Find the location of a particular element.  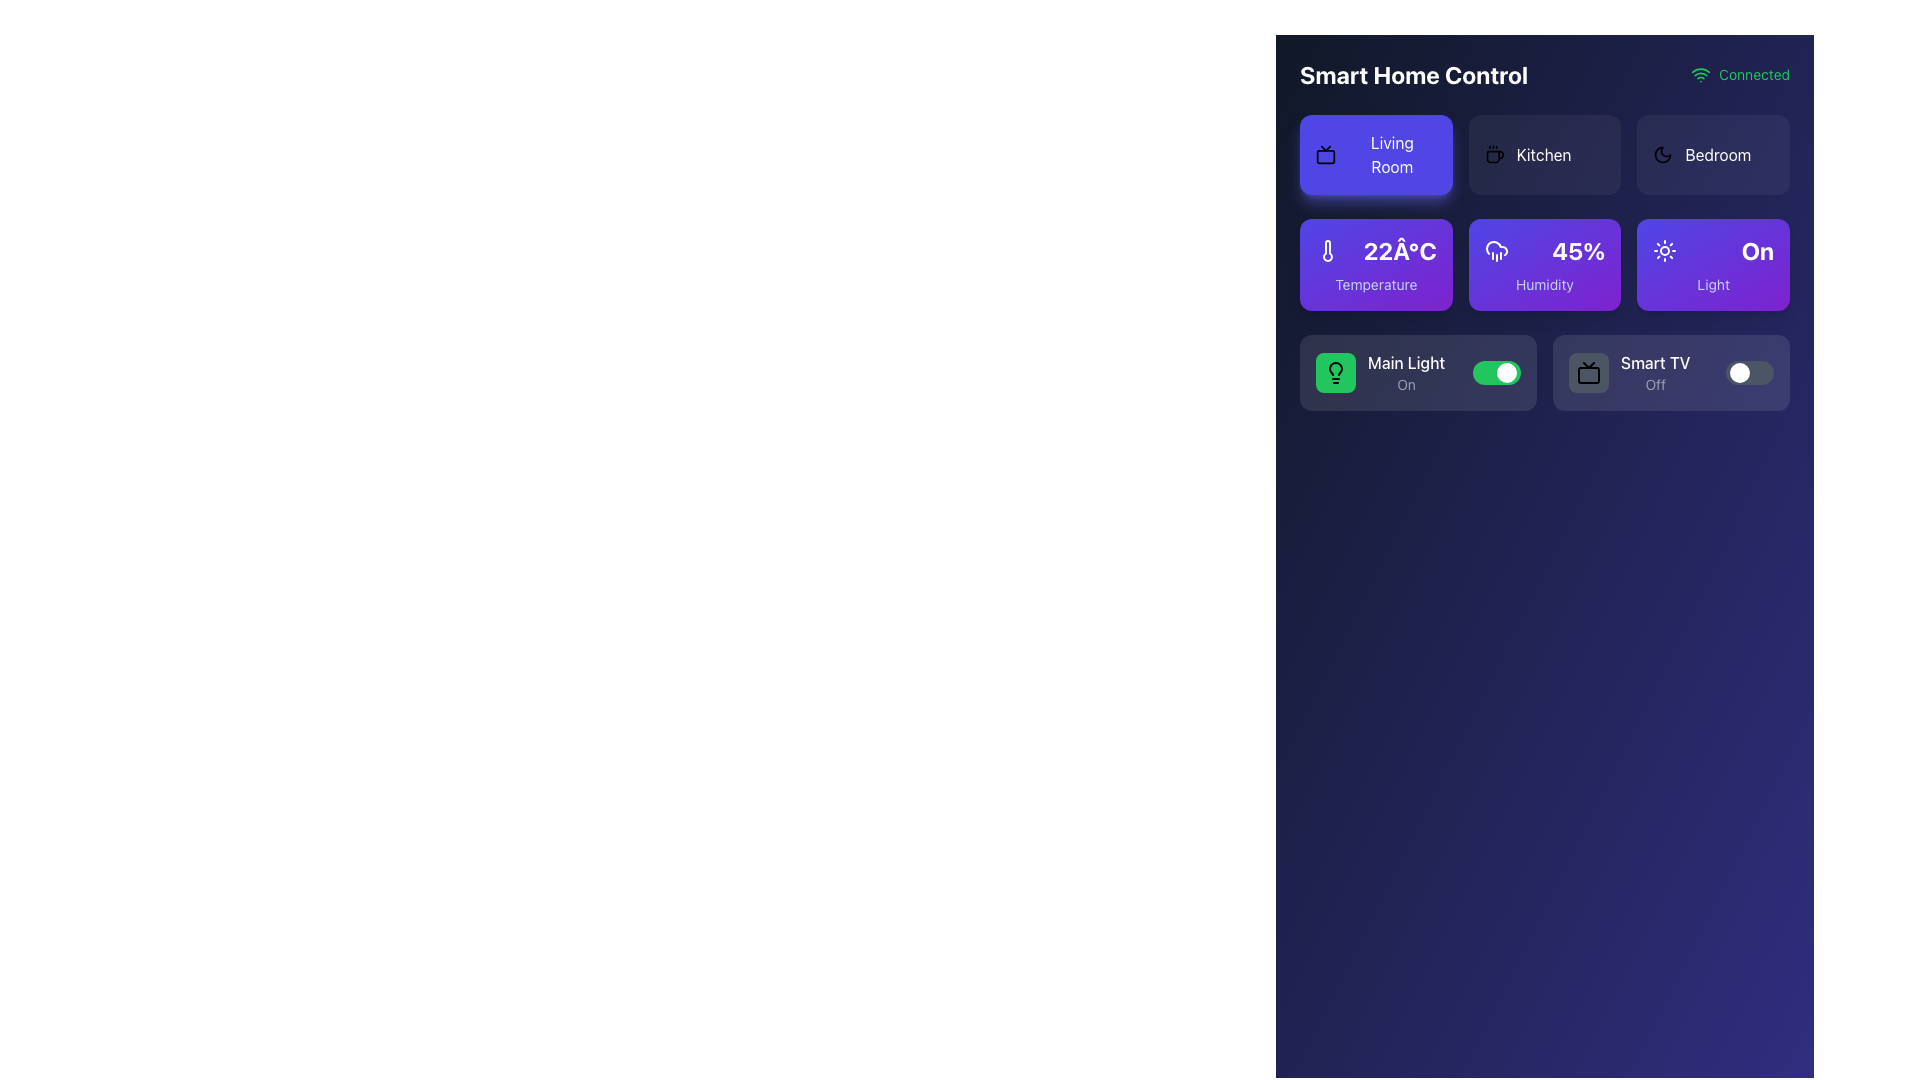

the decorative filament section of the light bulb icon in the 'Main Light' card located at the bottom-left quadrant of the grid layout is located at coordinates (1335, 369).